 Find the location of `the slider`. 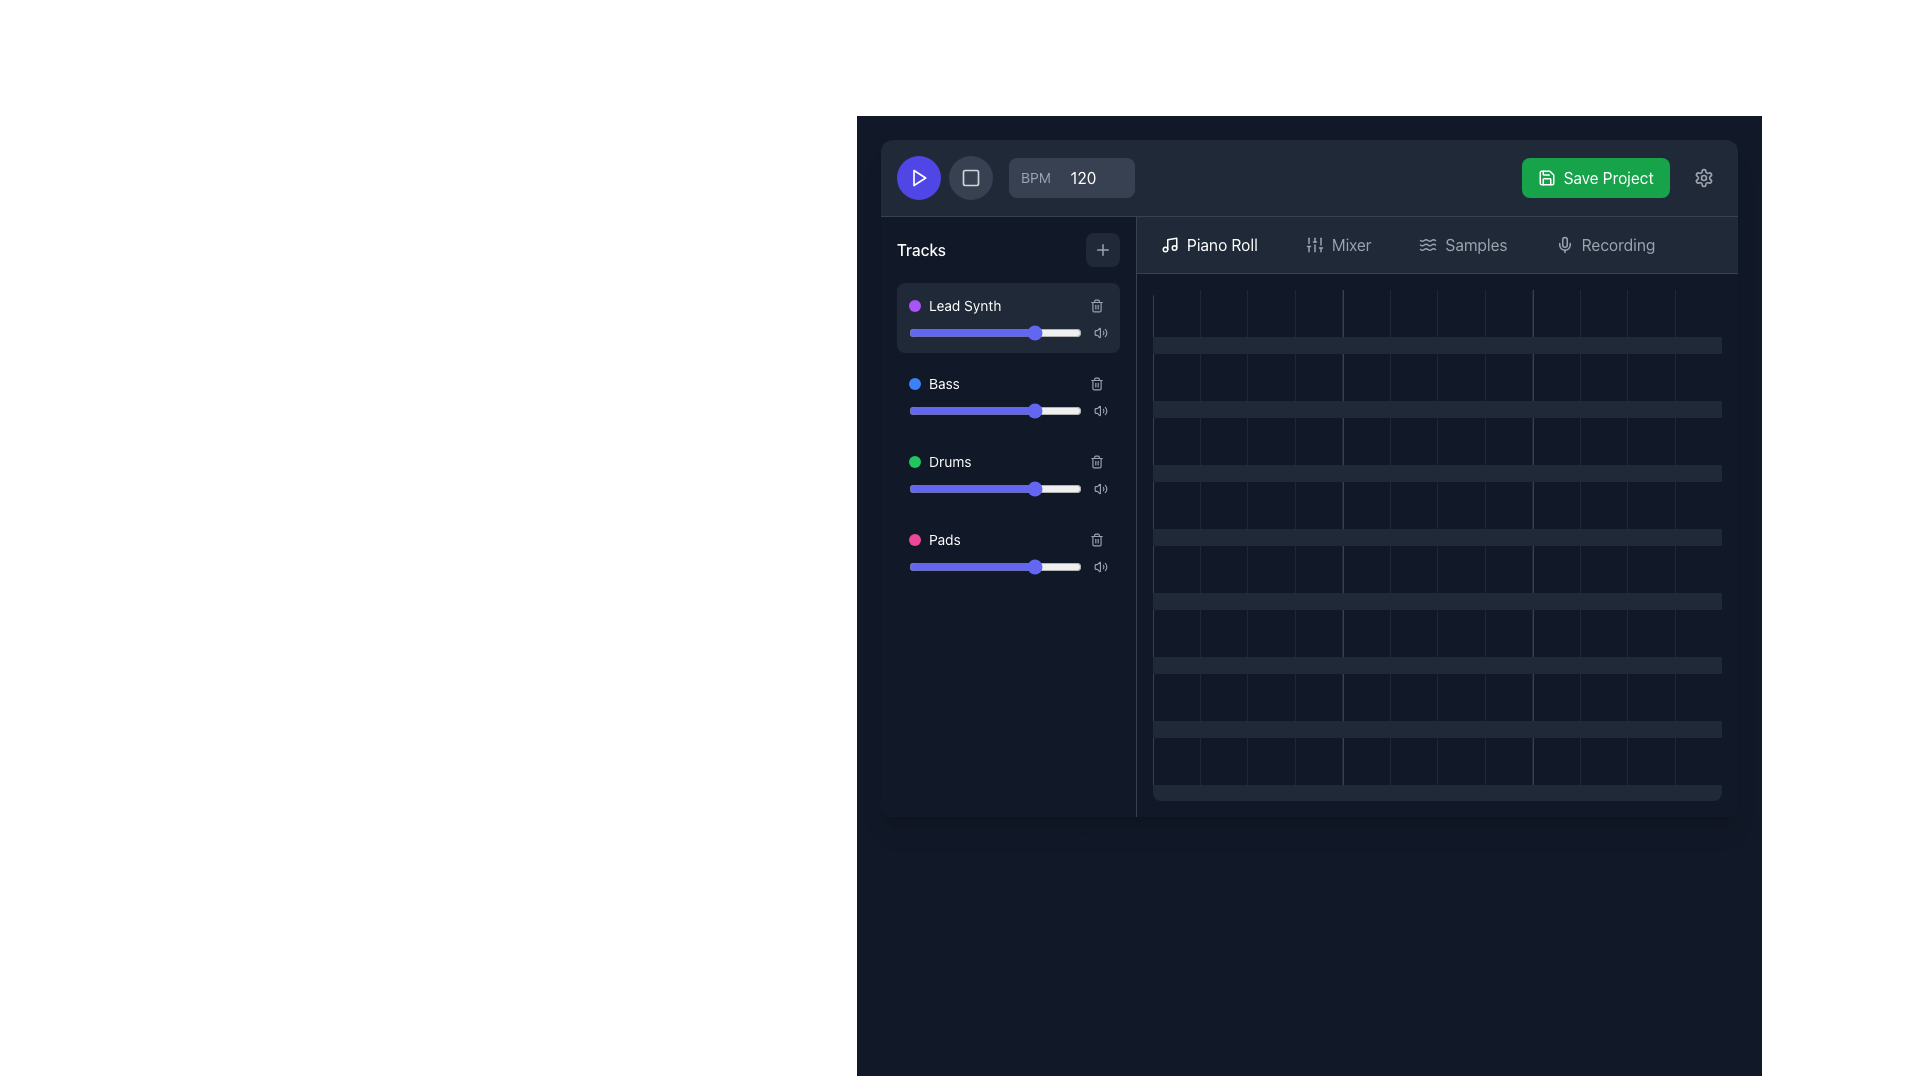

the slider is located at coordinates (946, 567).